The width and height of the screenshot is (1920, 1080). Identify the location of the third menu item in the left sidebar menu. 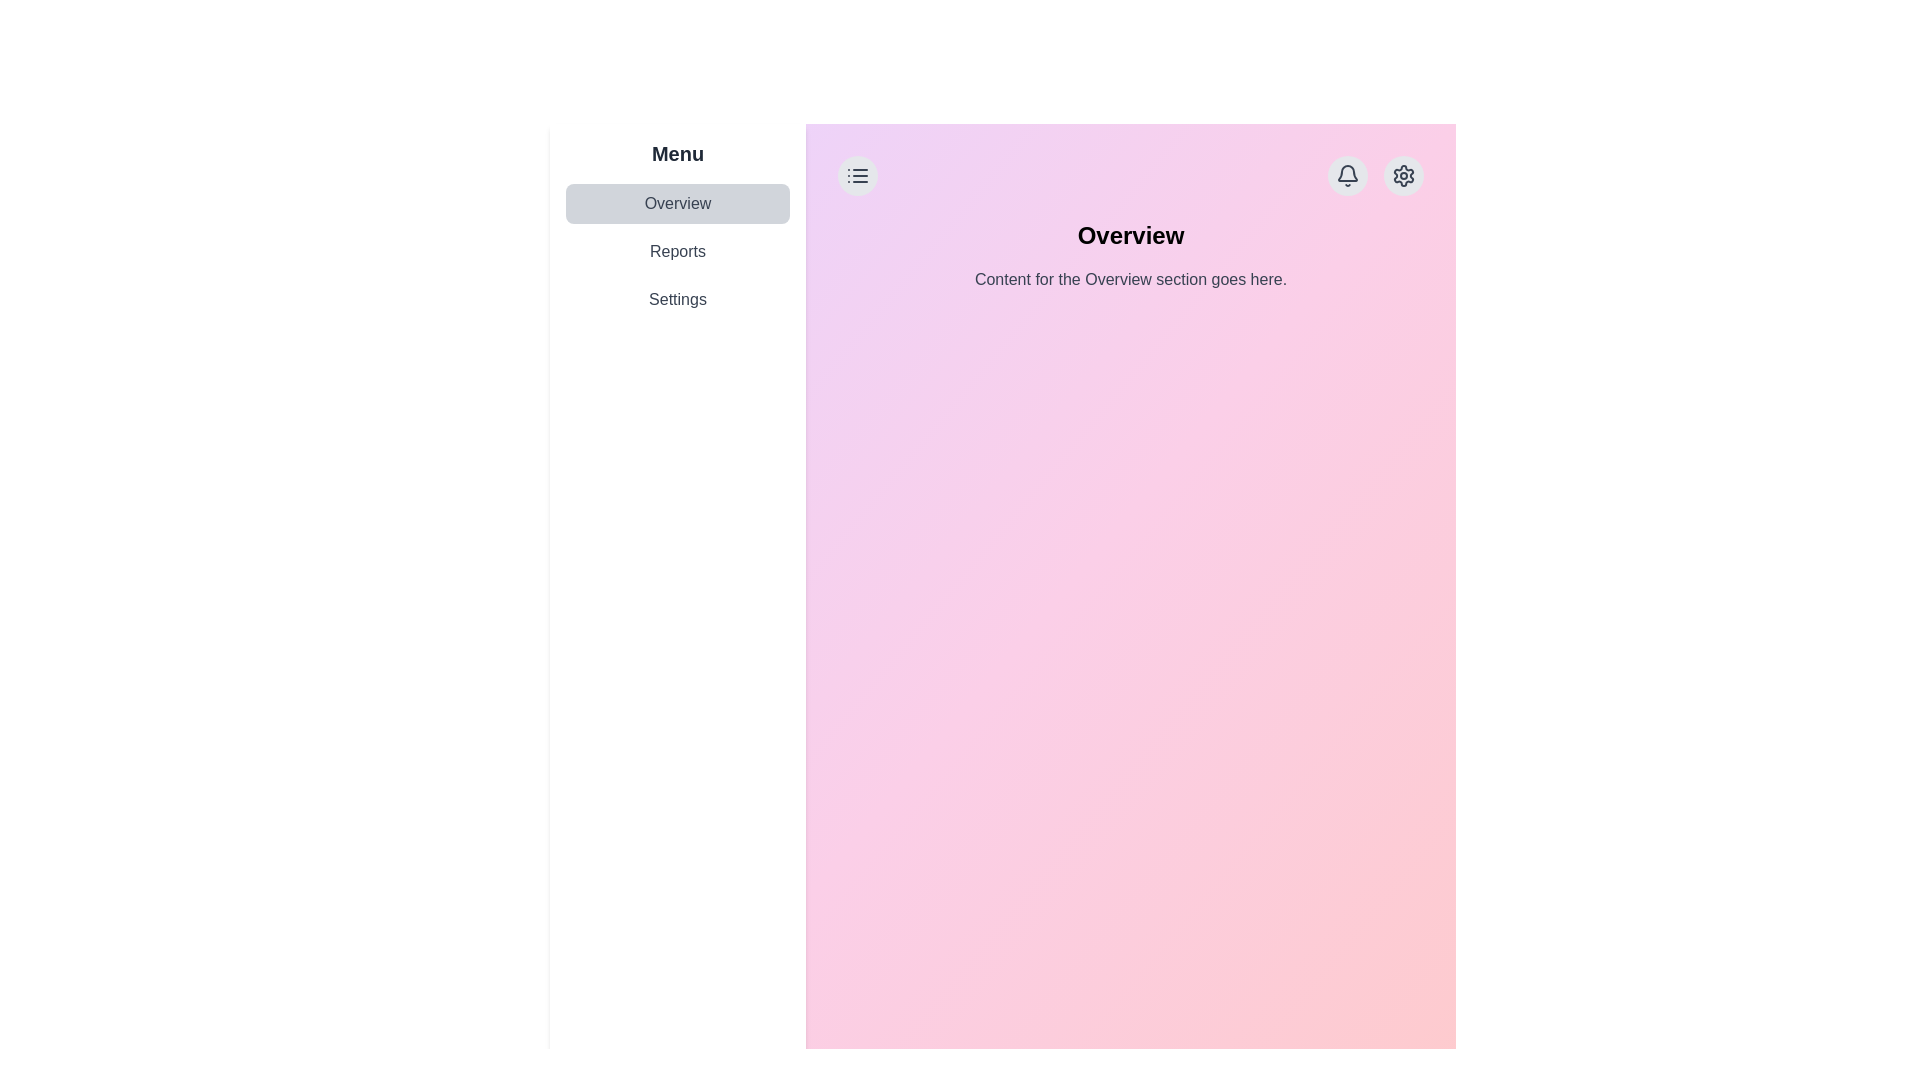
(677, 300).